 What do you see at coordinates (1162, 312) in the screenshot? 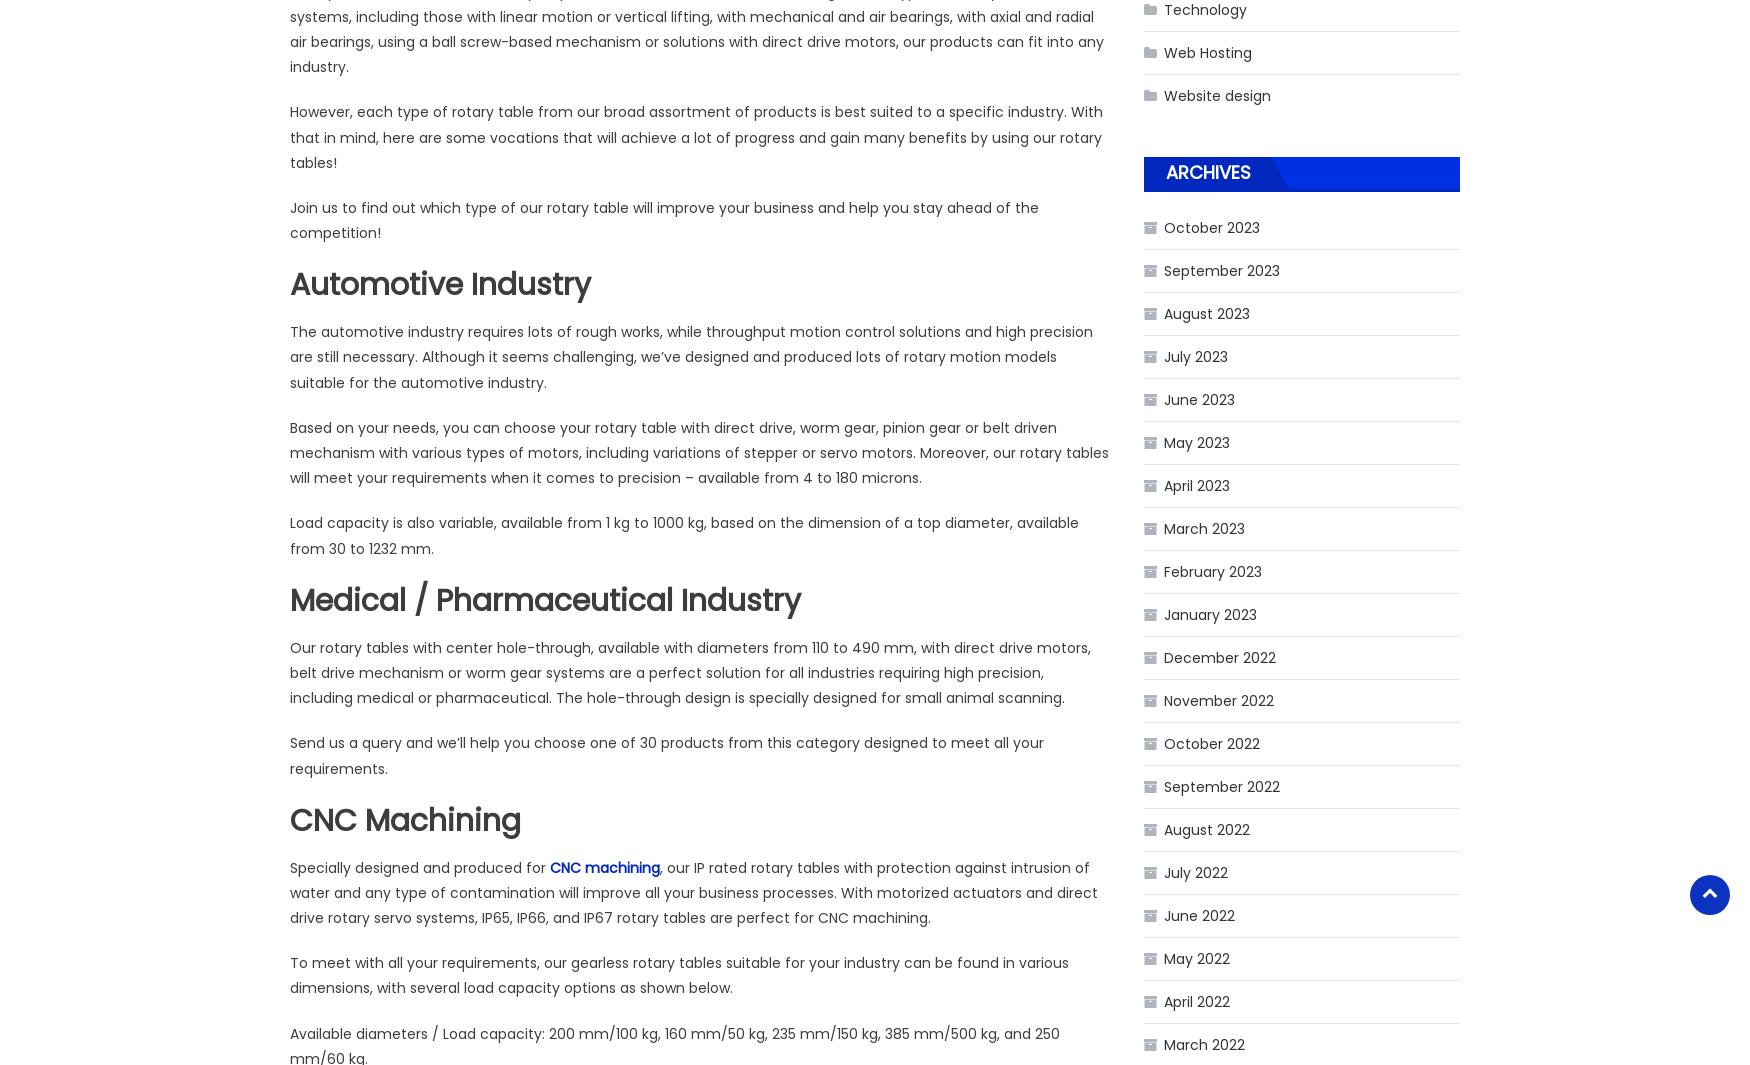
I see `'August 2023'` at bounding box center [1162, 312].